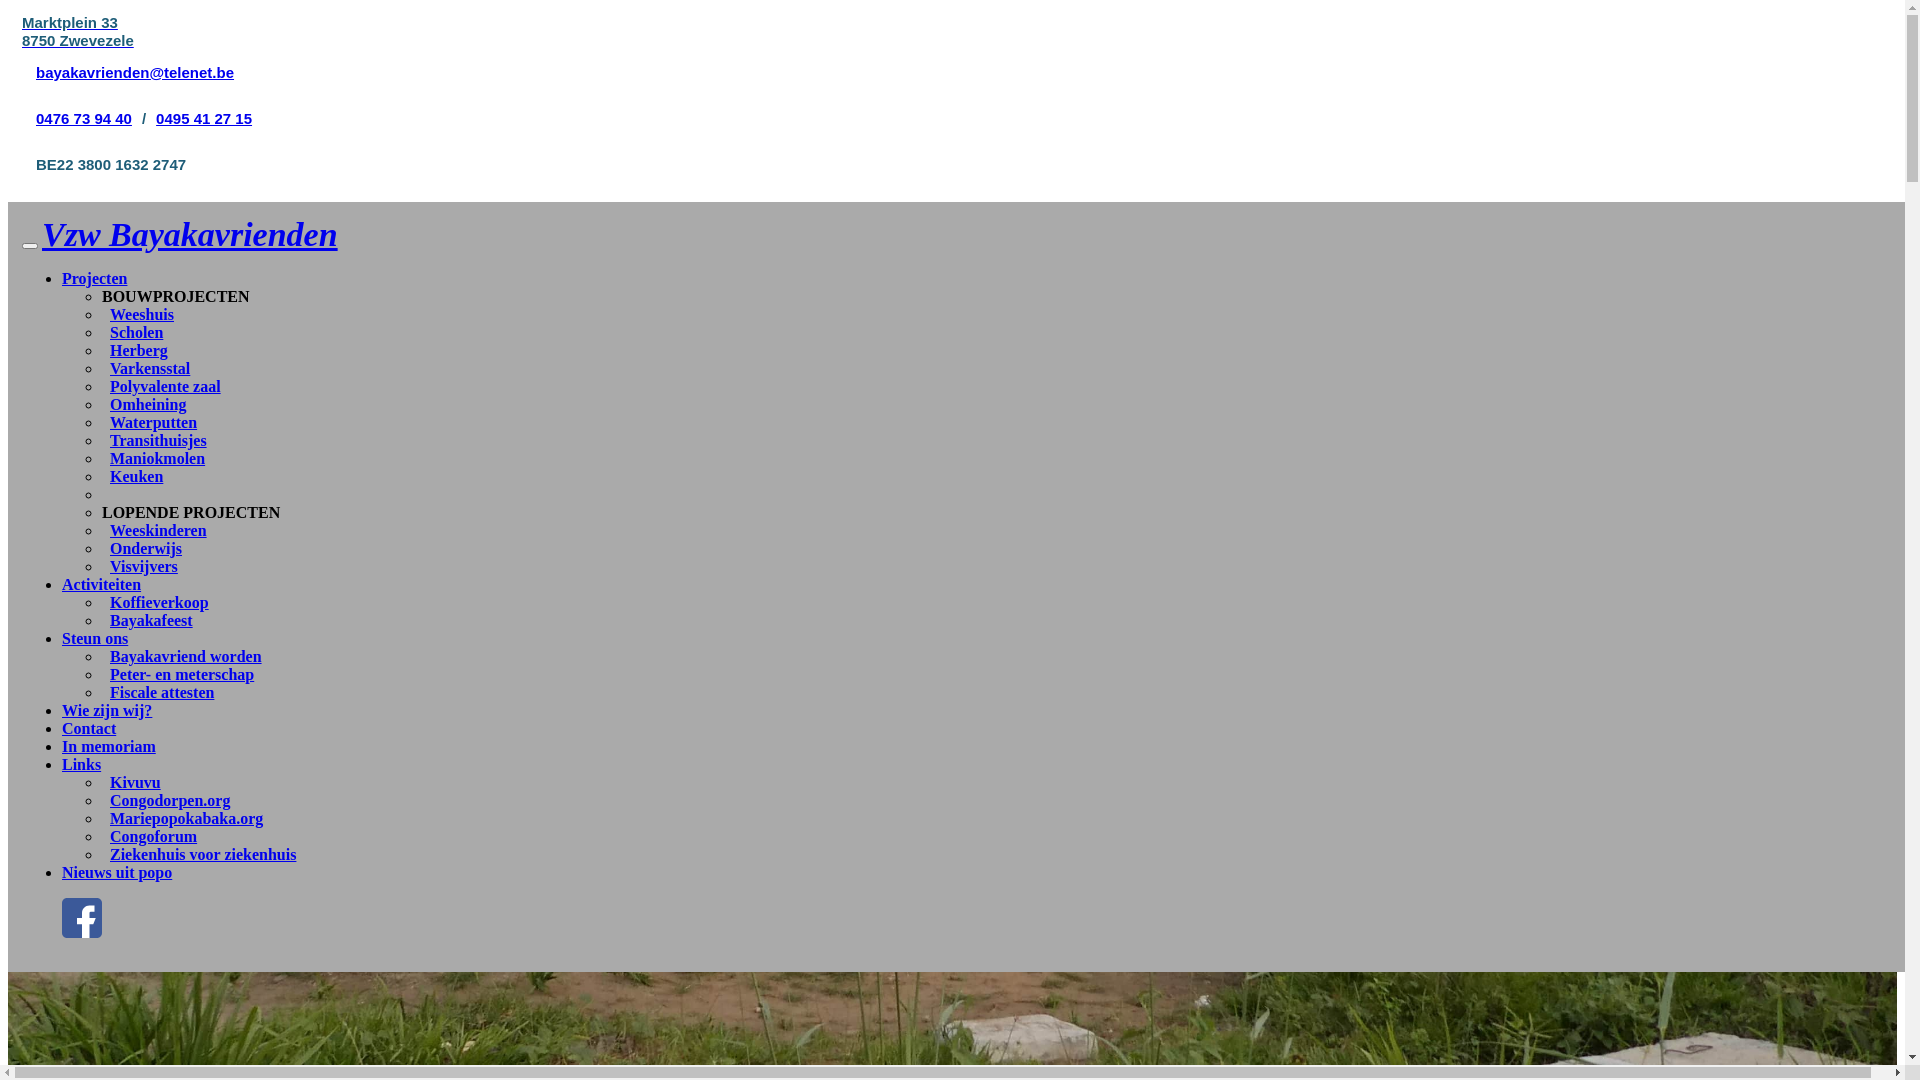 Image resolution: width=1920 pixels, height=1080 pixels. I want to click on 'Wie zijn wij?', so click(62, 709).